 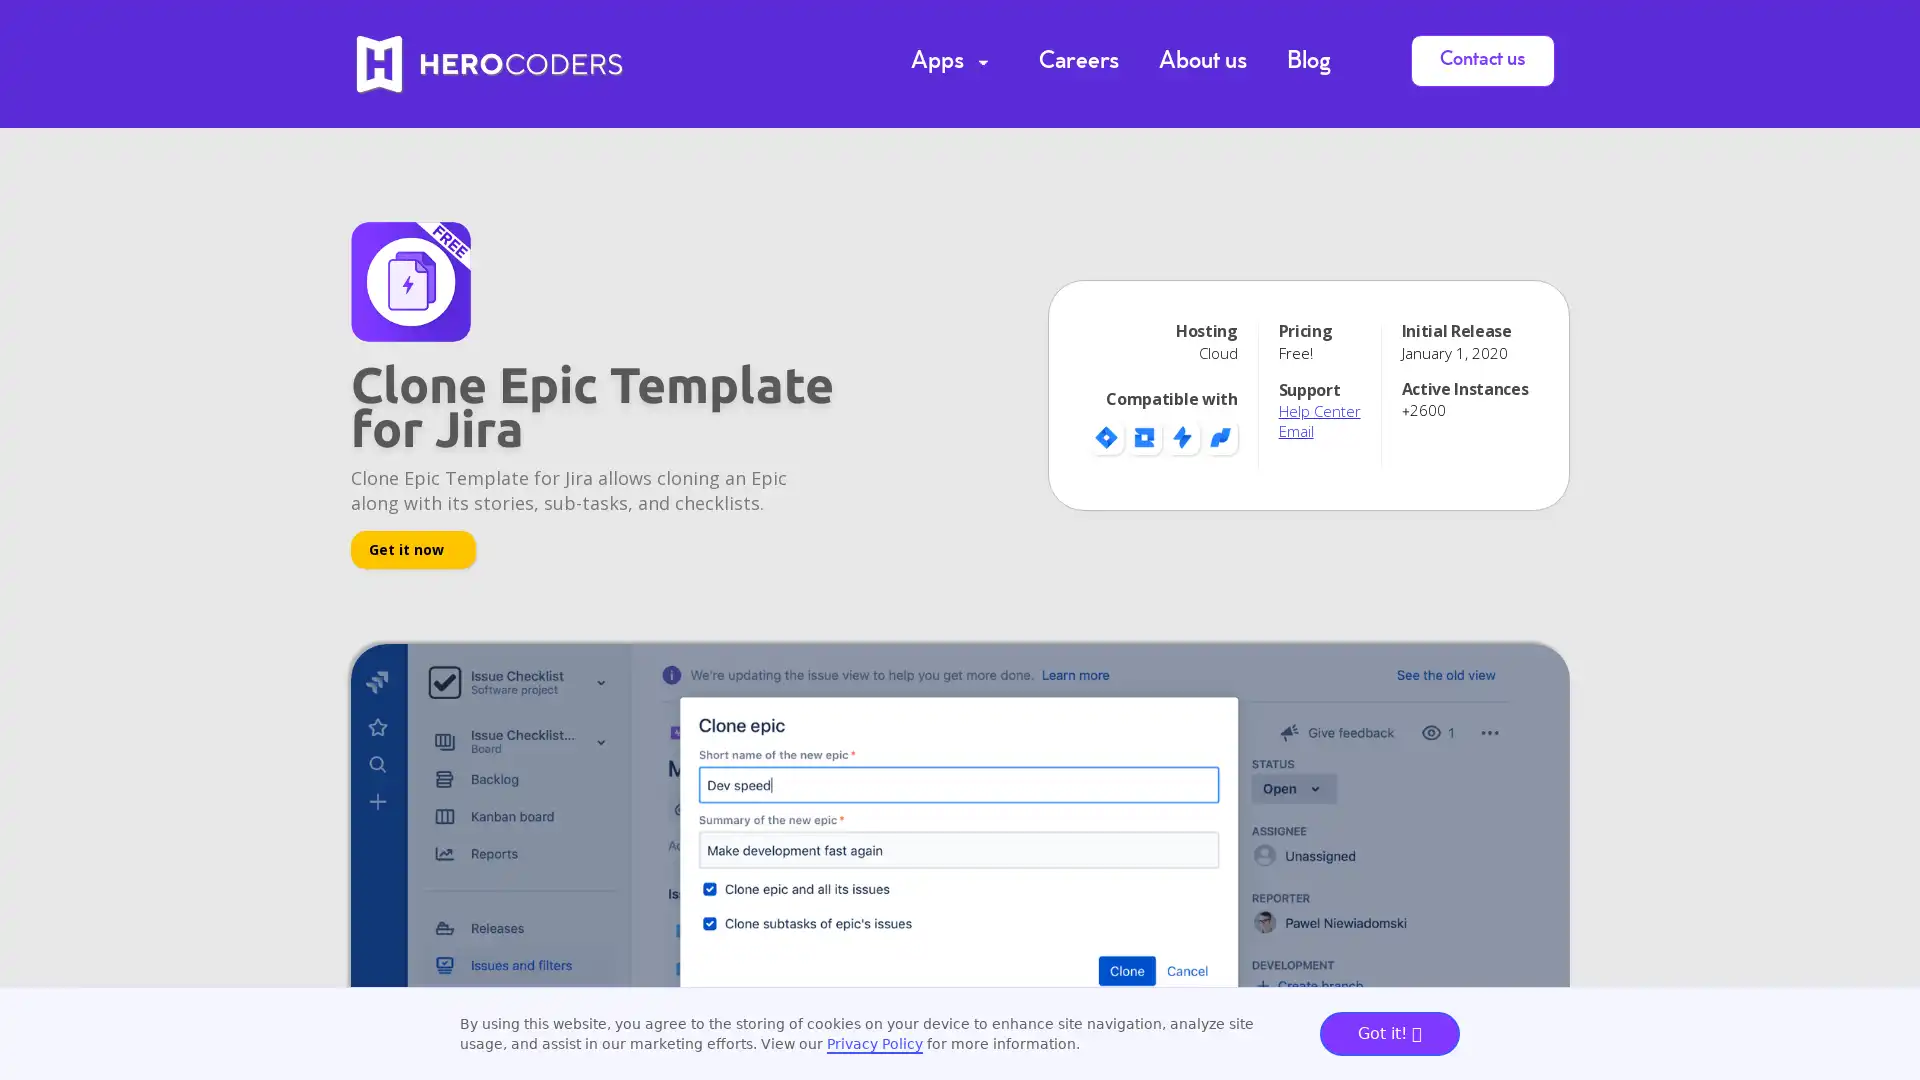 I want to click on Got it!, so click(x=1389, y=1033).